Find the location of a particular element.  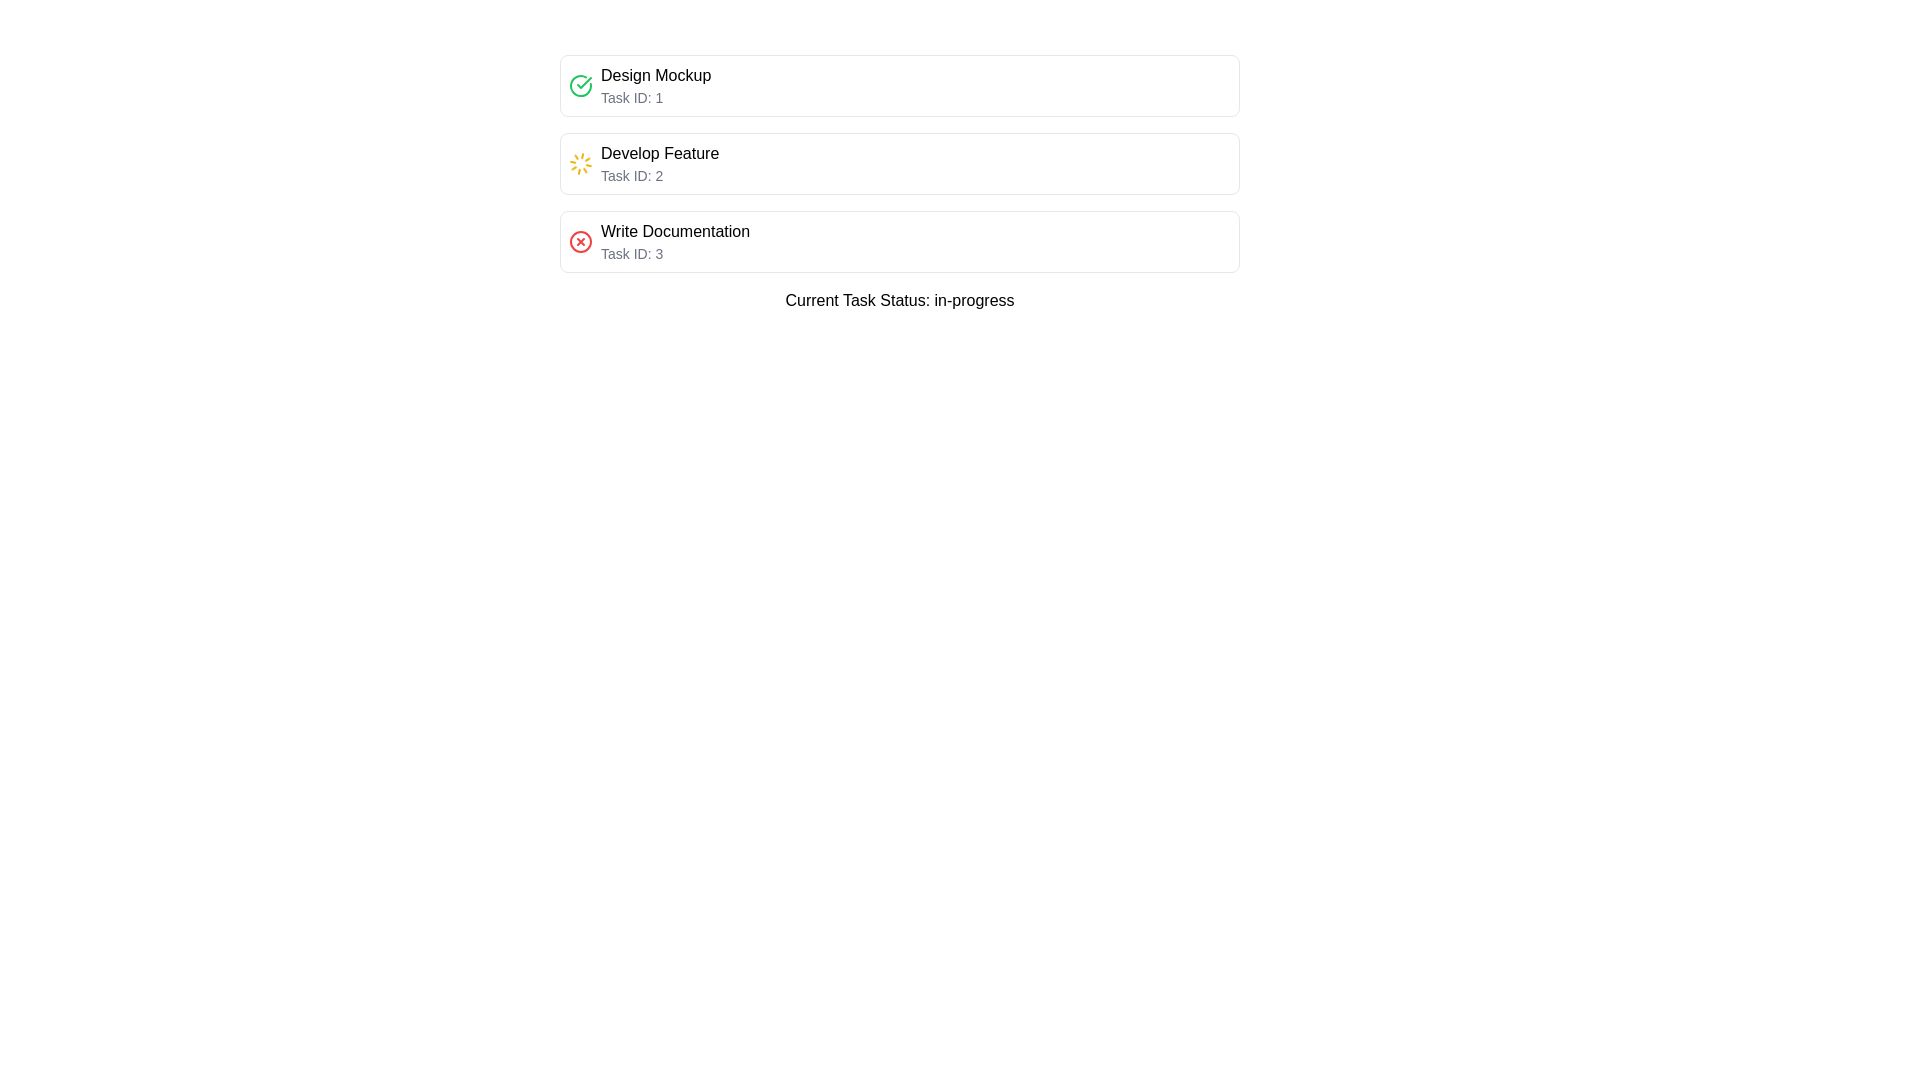

the 'Develop Feature' button is located at coordinates (899, 163).